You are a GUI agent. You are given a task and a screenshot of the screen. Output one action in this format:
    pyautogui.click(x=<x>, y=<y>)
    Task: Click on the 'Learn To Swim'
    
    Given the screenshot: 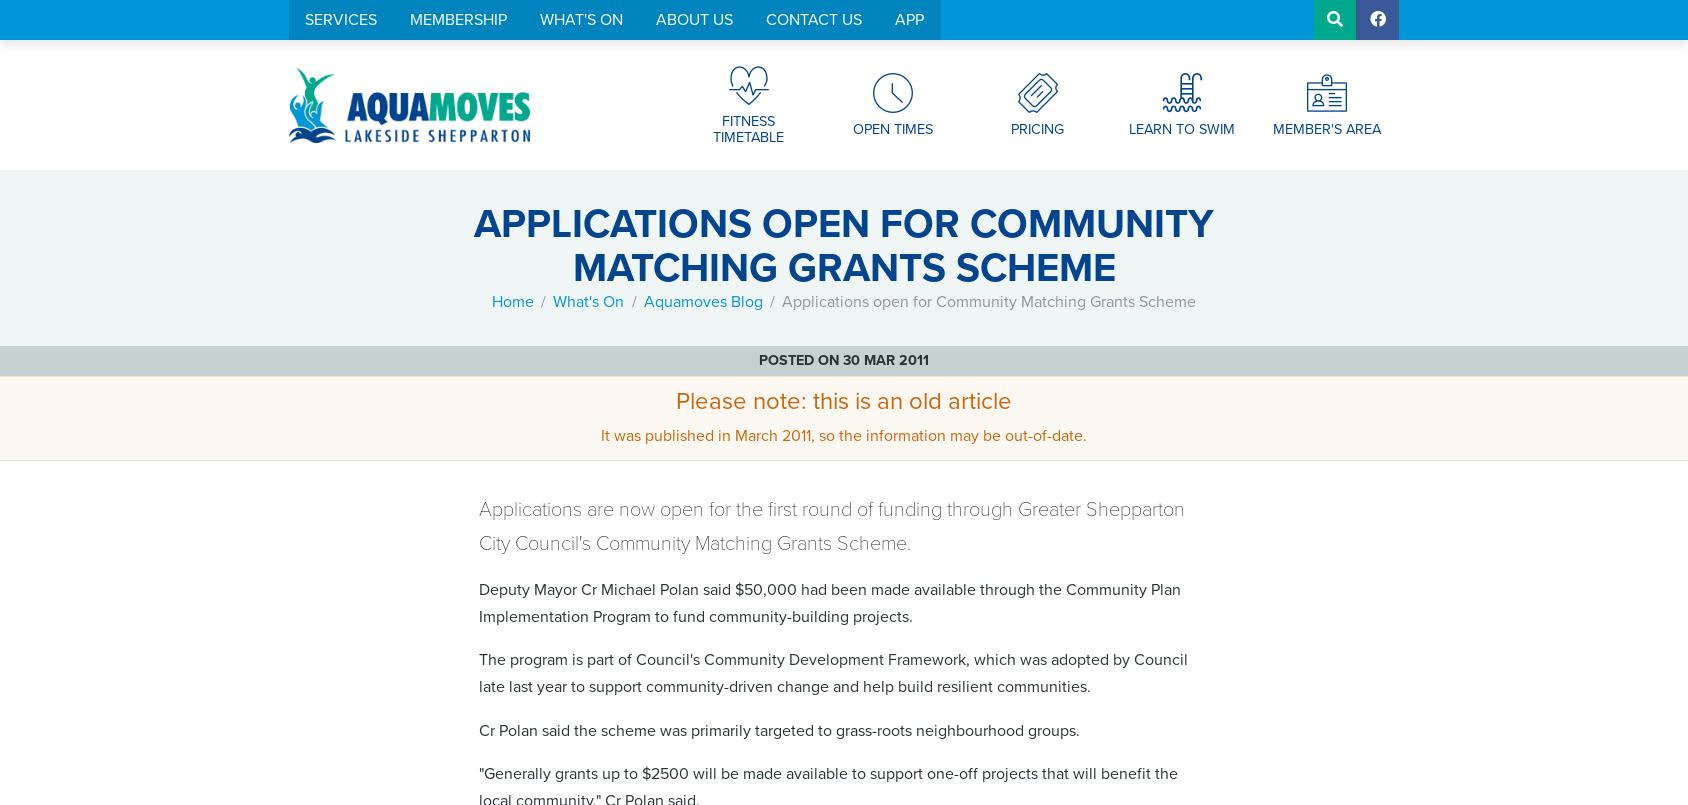 What is the action you would take?
    pyautogui.click(x=1181, y=128)
    